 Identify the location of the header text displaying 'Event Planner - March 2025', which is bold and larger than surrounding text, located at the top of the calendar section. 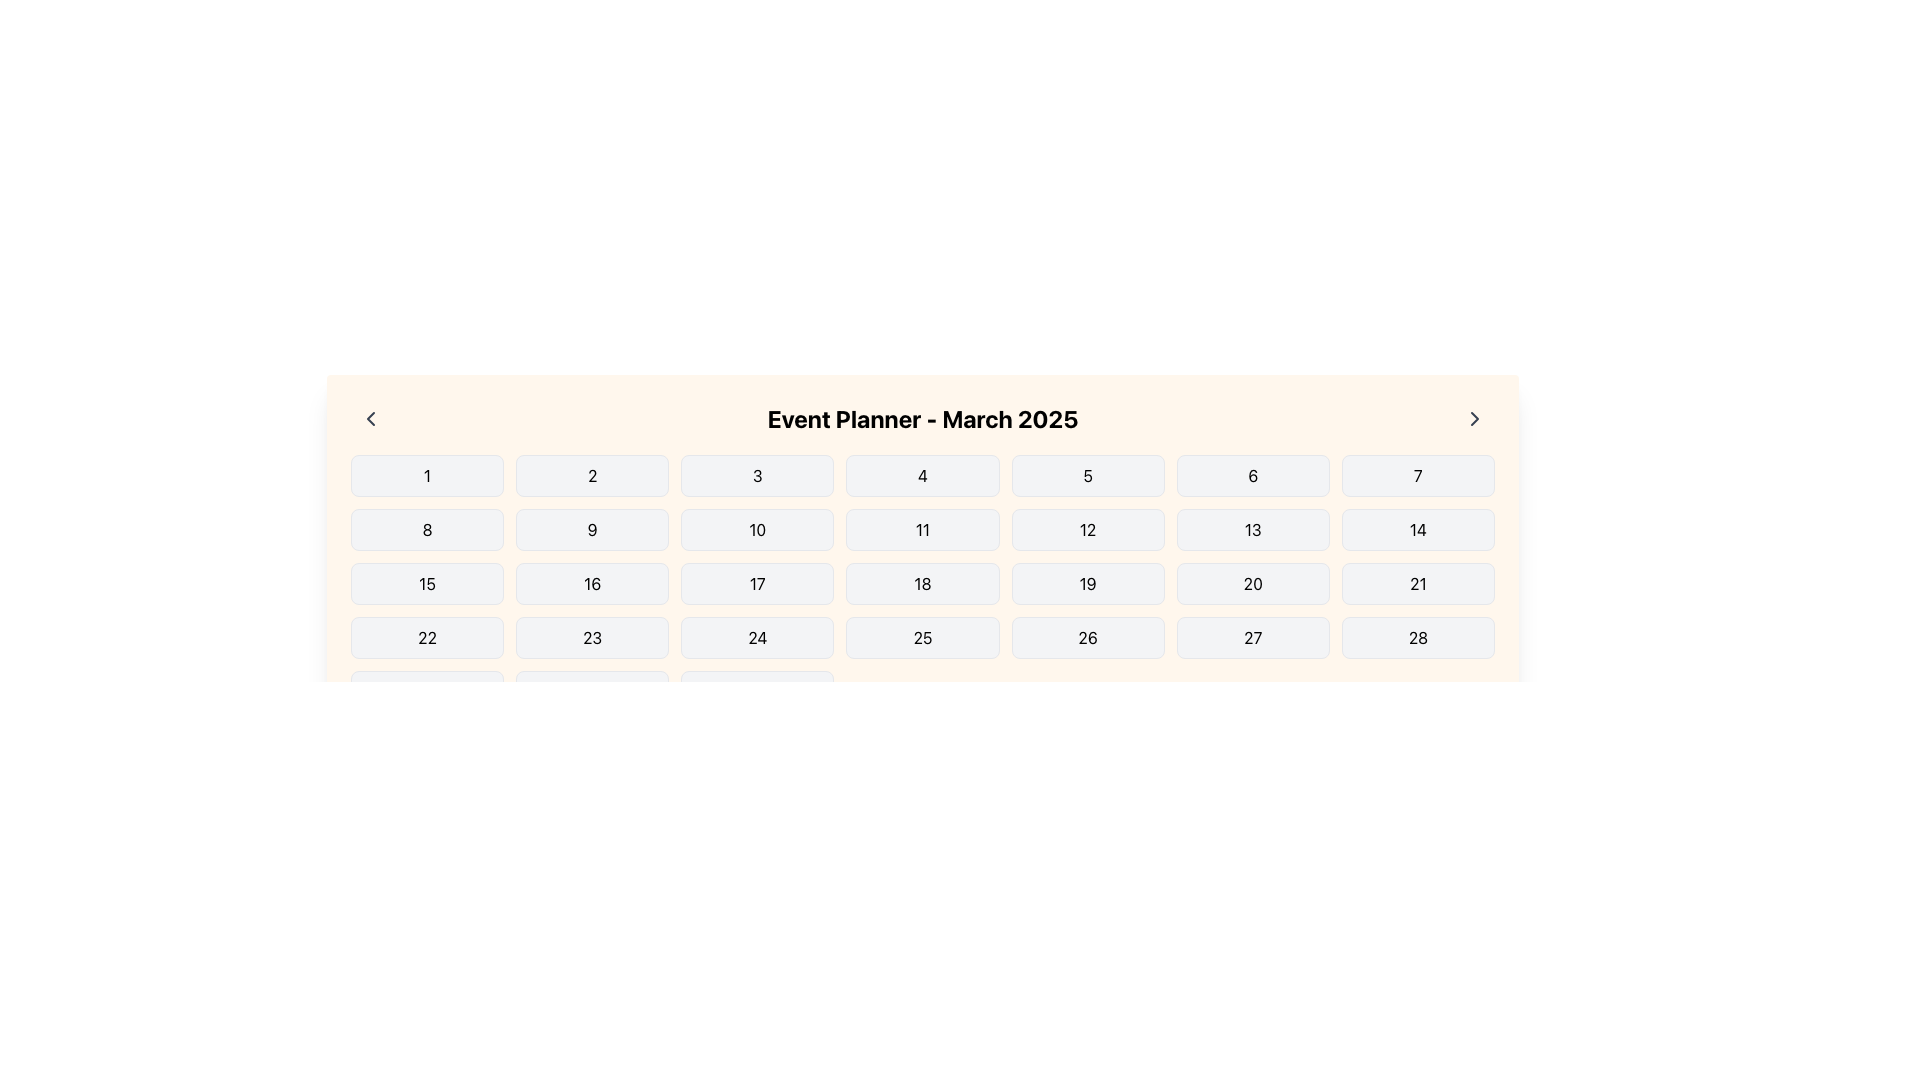
(921, 418).